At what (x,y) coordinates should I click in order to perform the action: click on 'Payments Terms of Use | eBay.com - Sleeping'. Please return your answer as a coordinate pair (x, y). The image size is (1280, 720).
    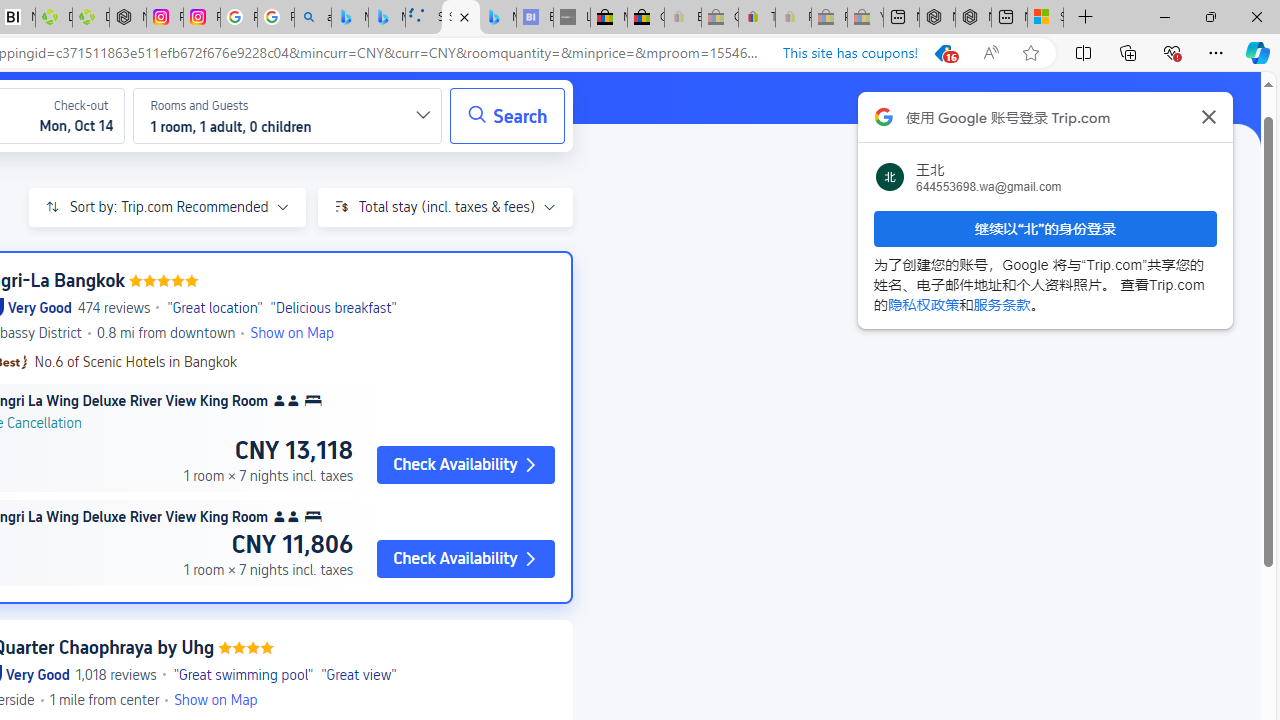
    Looking at the image, I should click on (792, 17).